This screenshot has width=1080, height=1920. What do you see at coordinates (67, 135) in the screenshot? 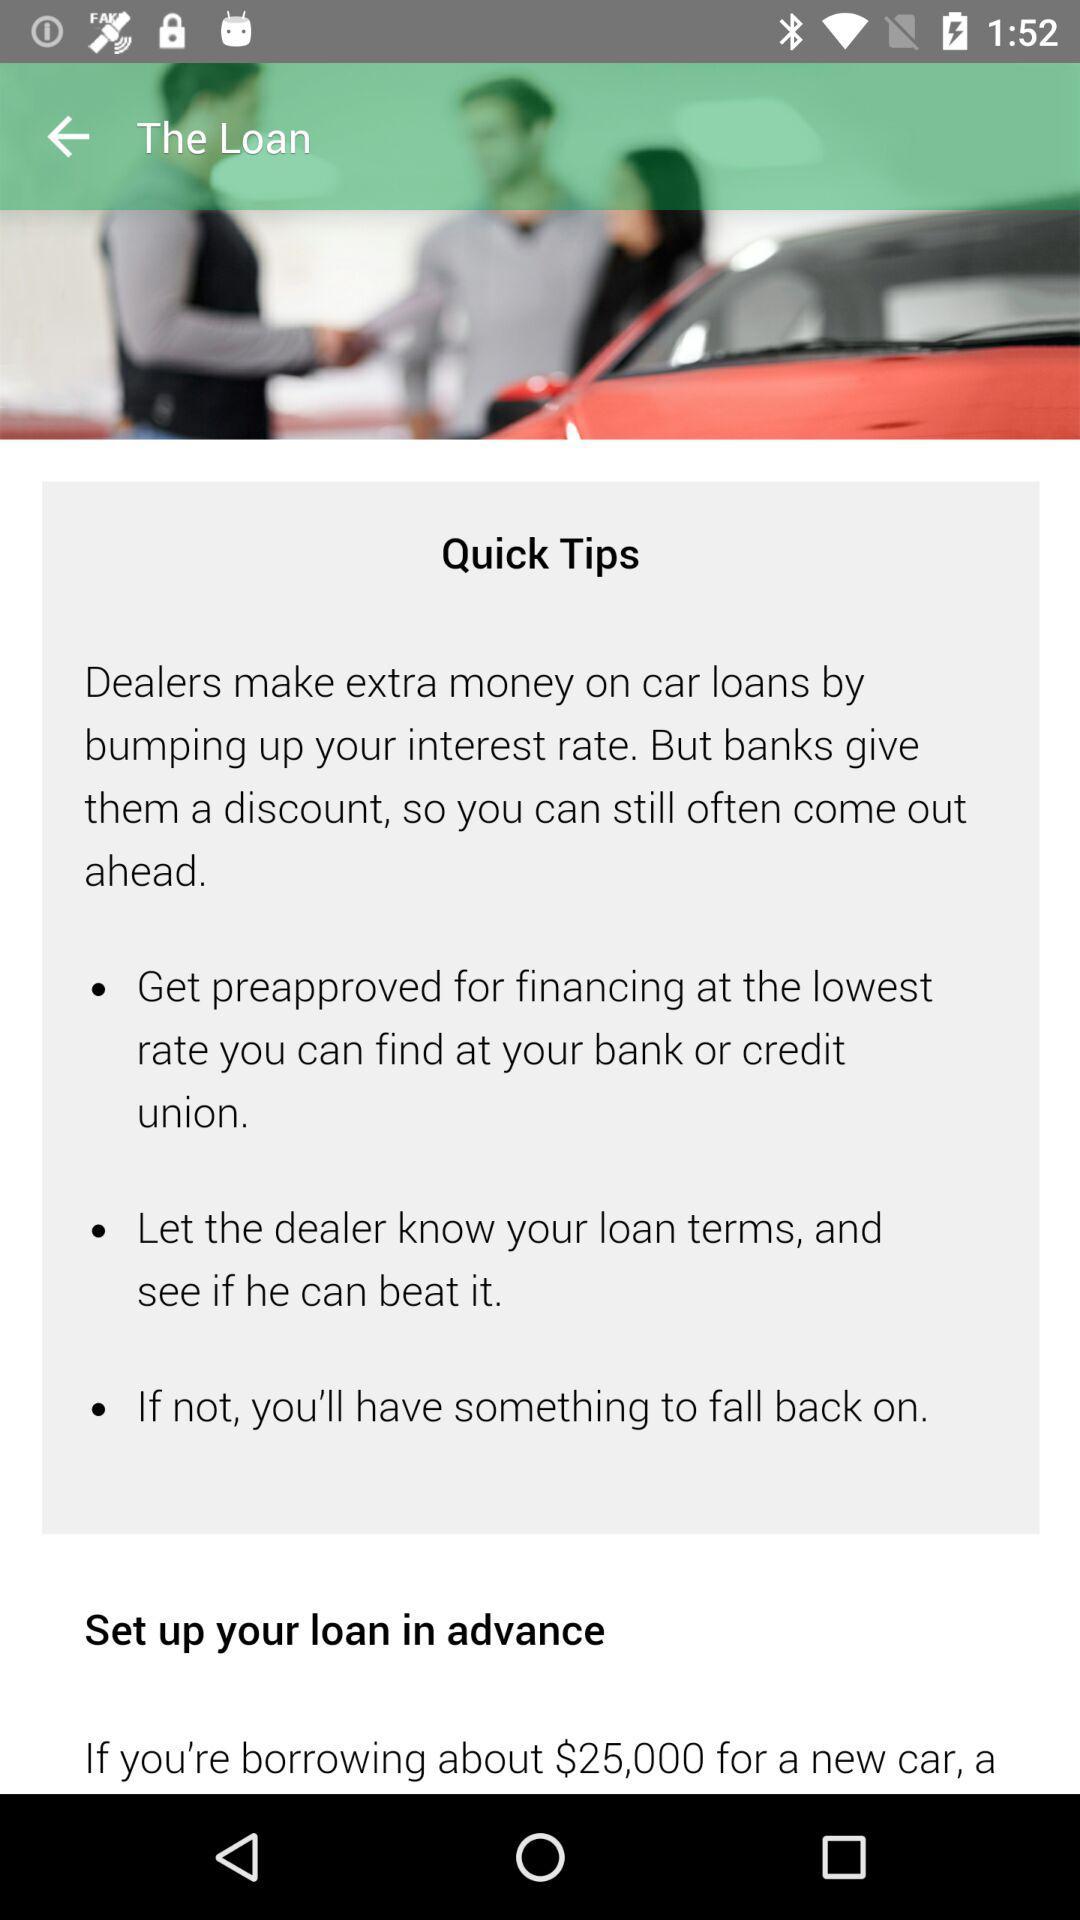
I see `back` at bounding box center [67, 135].